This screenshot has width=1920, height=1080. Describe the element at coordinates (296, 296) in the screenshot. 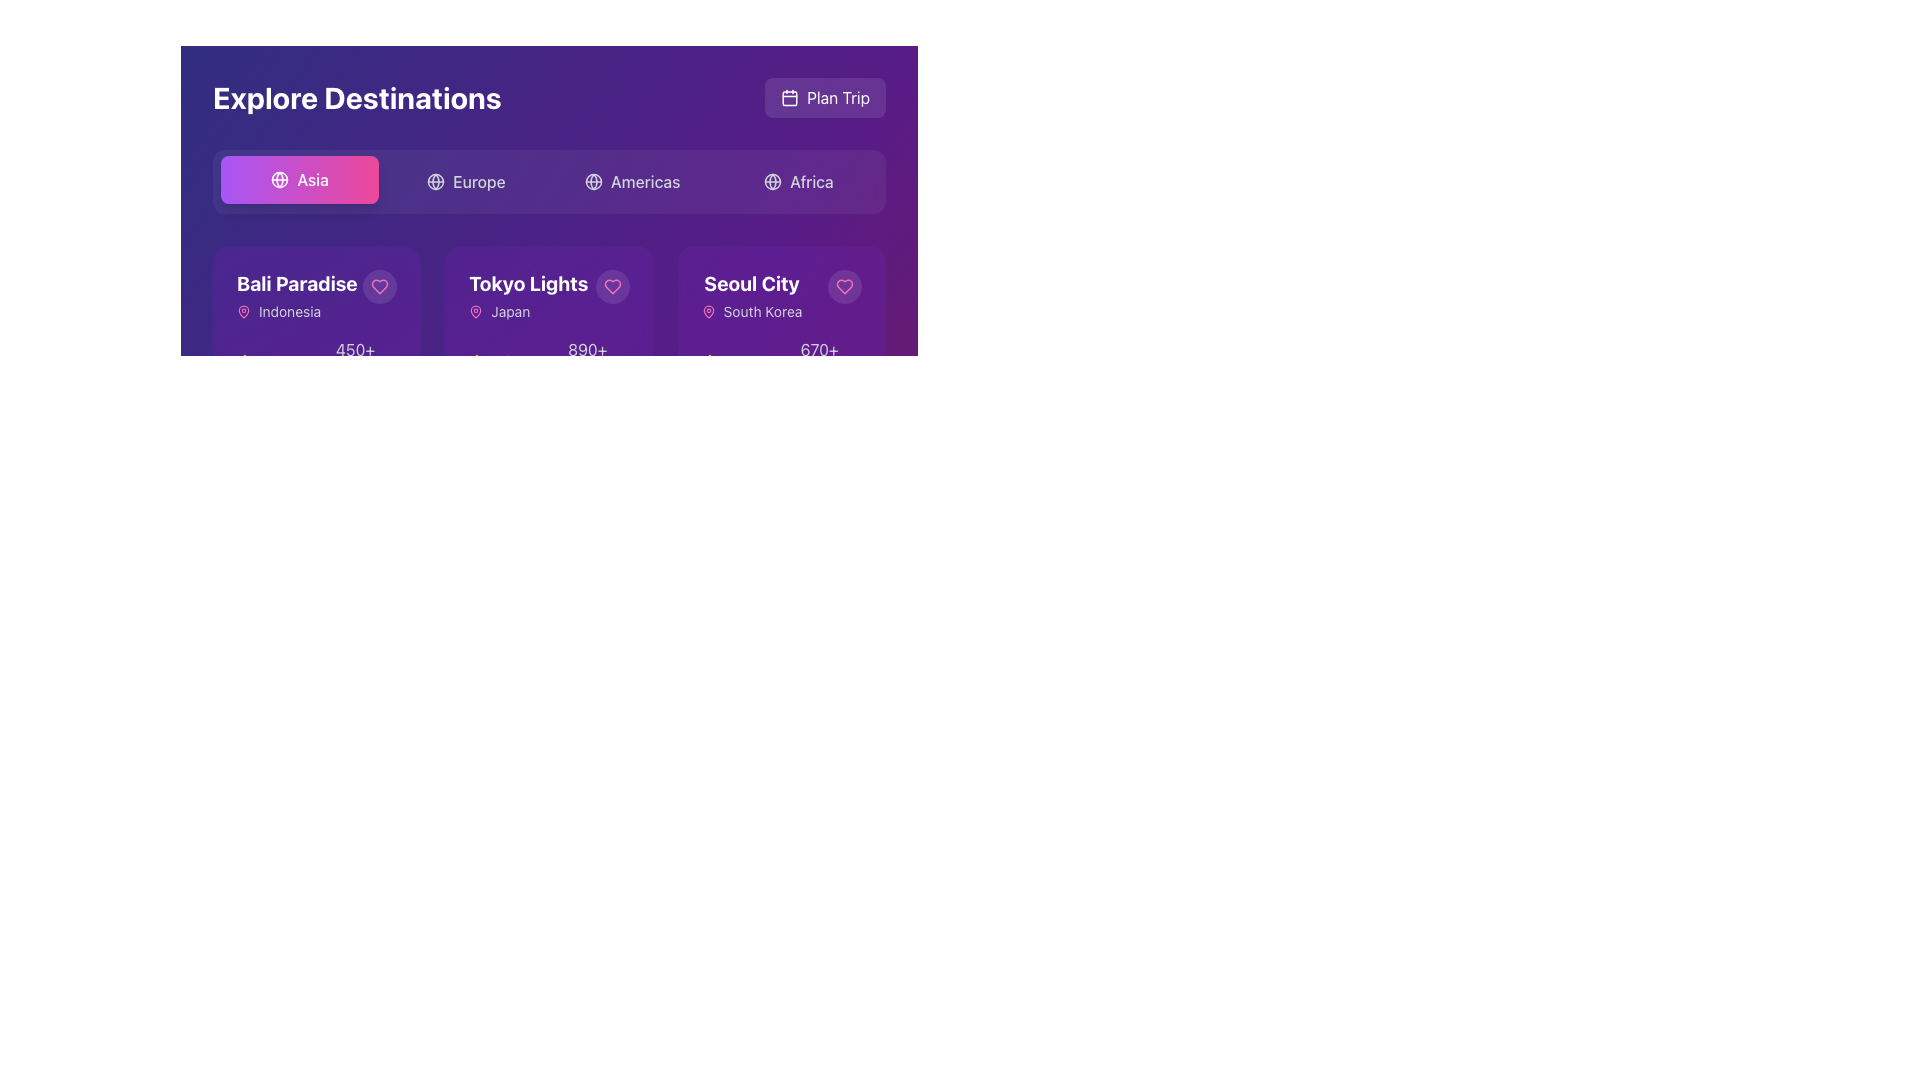

I see `informational text display for the travel destination located directly beneath the 'Asia' filter button and adjacent to 'Tokyo Lights'` at that location.